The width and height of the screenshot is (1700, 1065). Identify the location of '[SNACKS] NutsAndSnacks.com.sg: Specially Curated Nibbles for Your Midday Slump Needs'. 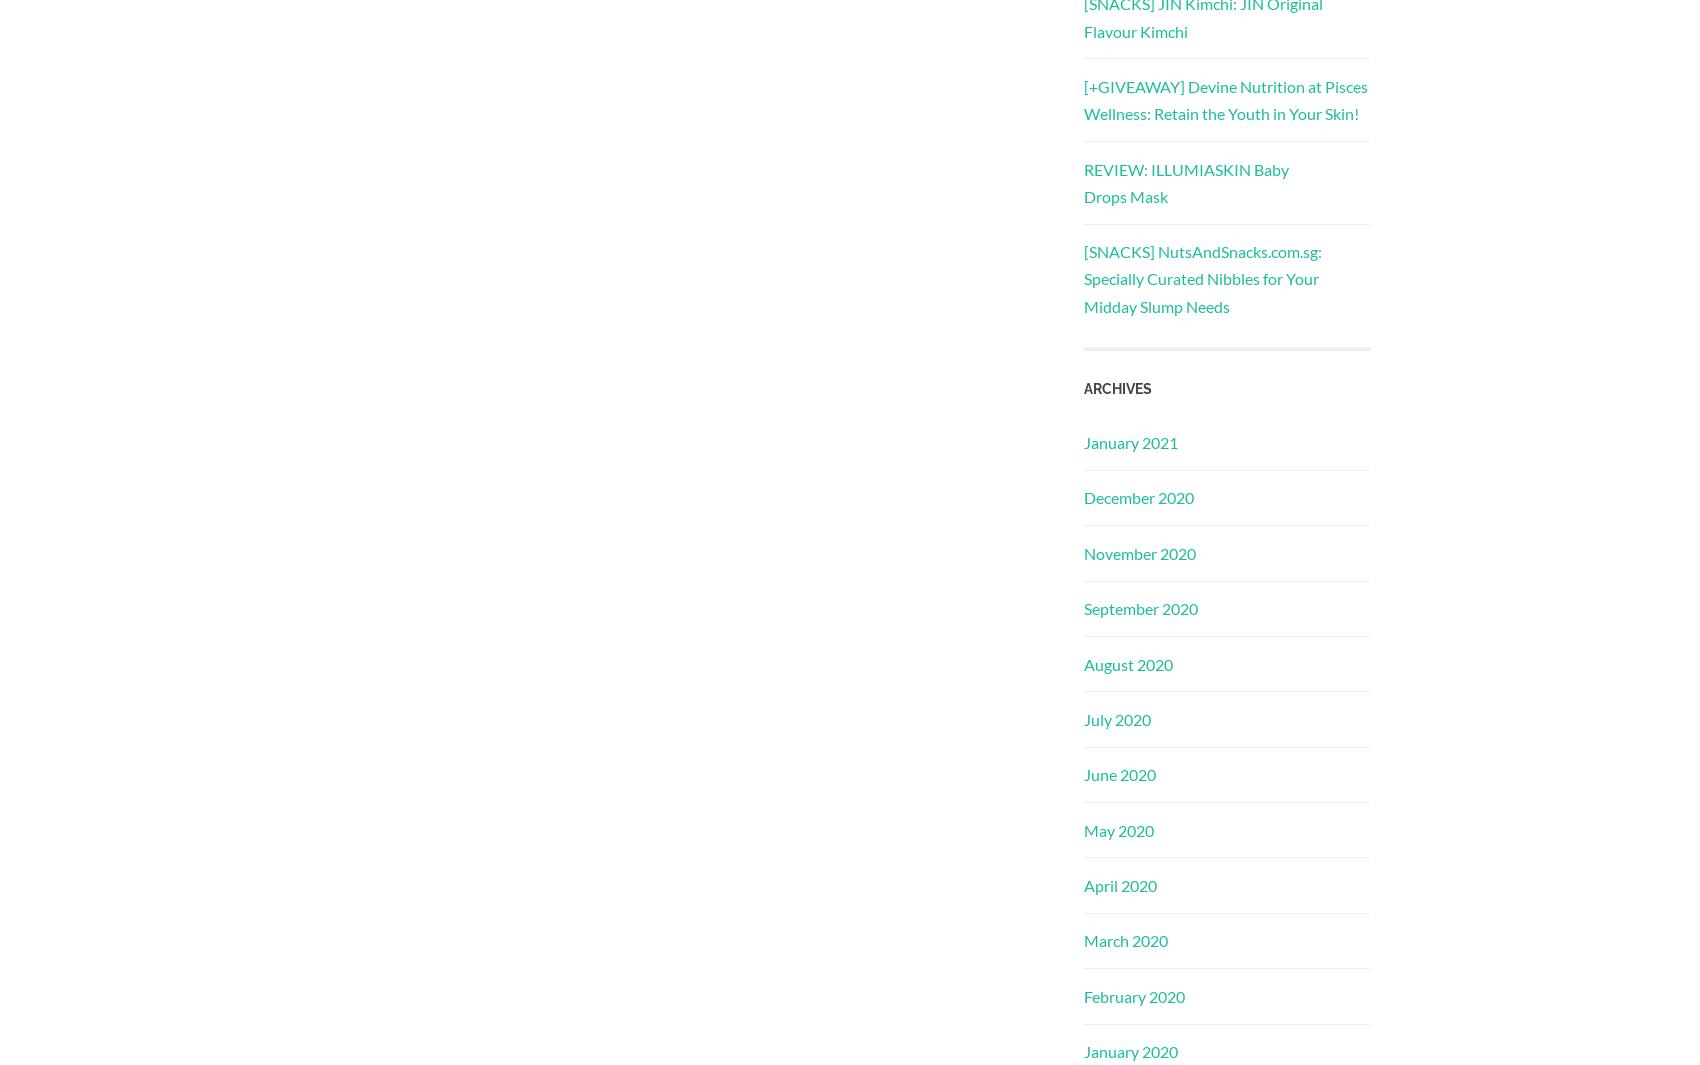
(1201, 277).